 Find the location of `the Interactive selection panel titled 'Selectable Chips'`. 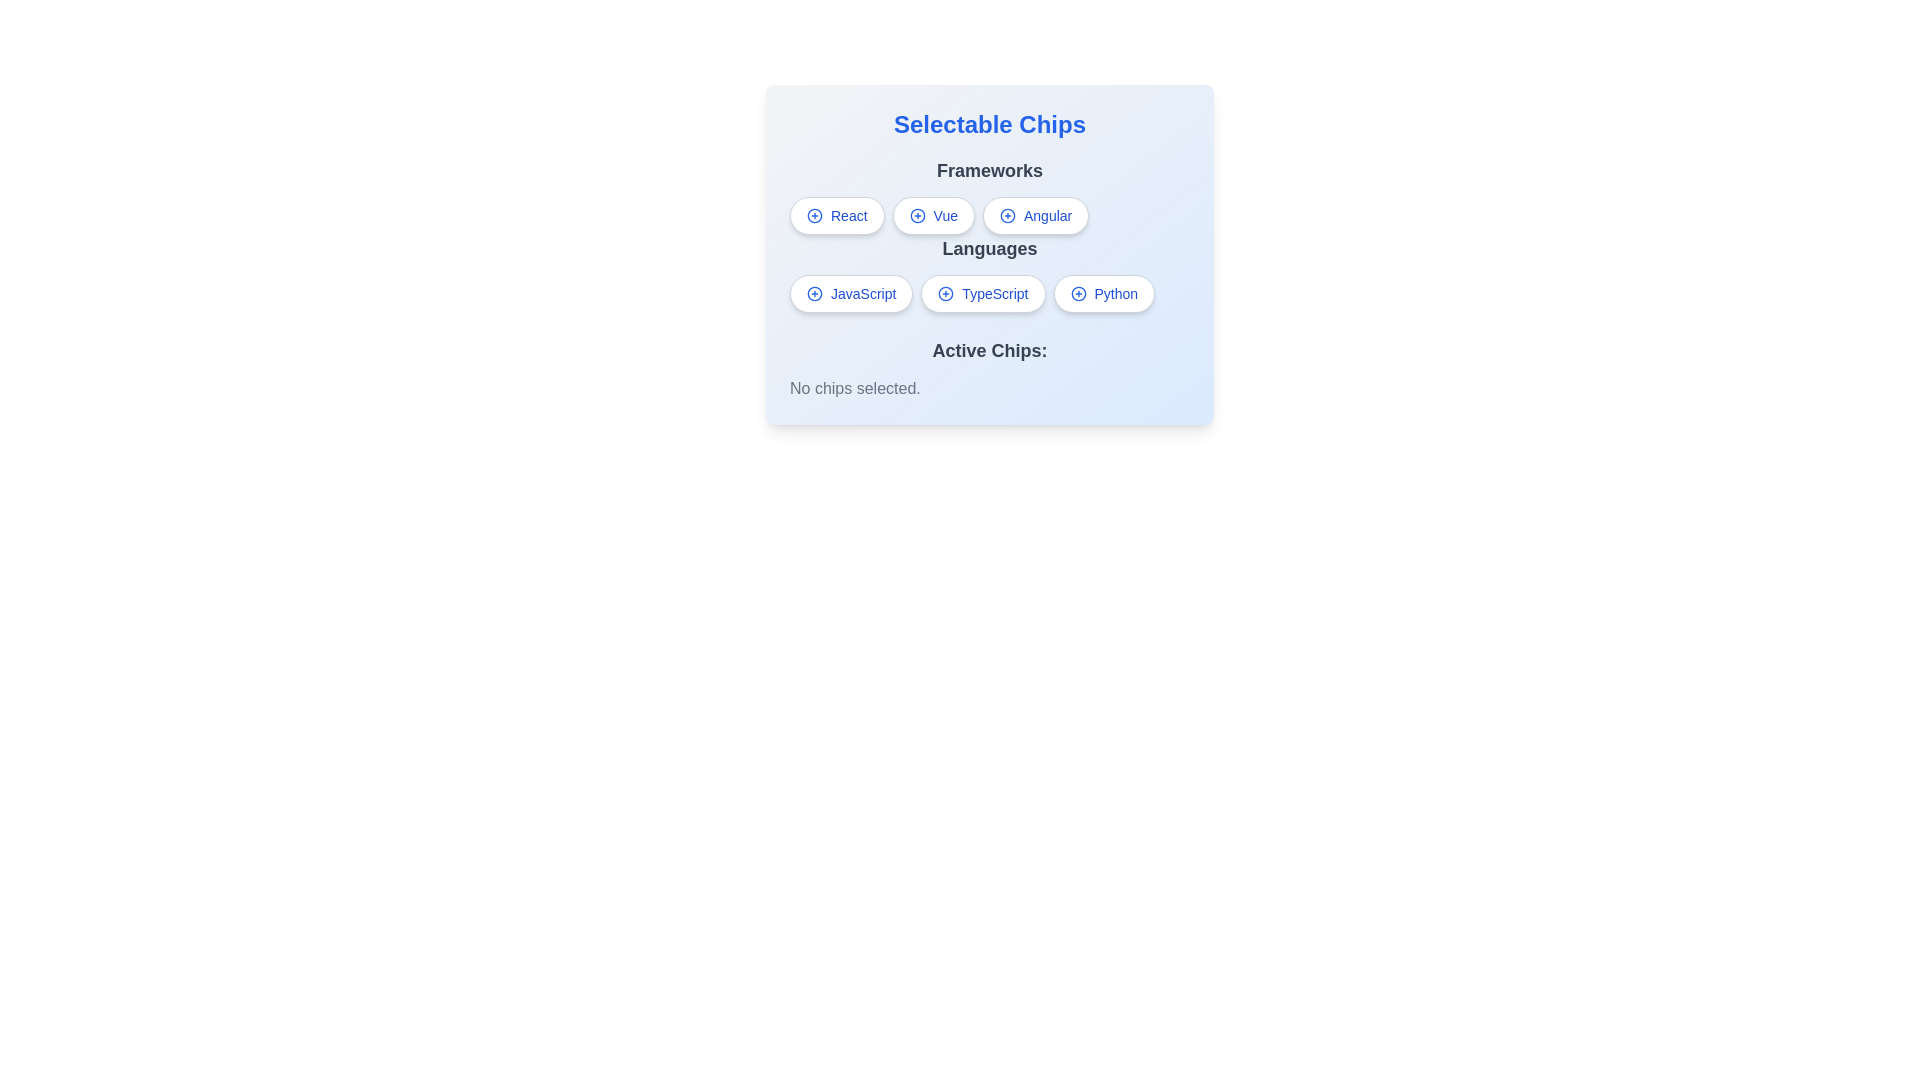

the Interactive selection panel titled 'Selectable Chips' is located at coordinates (989, 253).